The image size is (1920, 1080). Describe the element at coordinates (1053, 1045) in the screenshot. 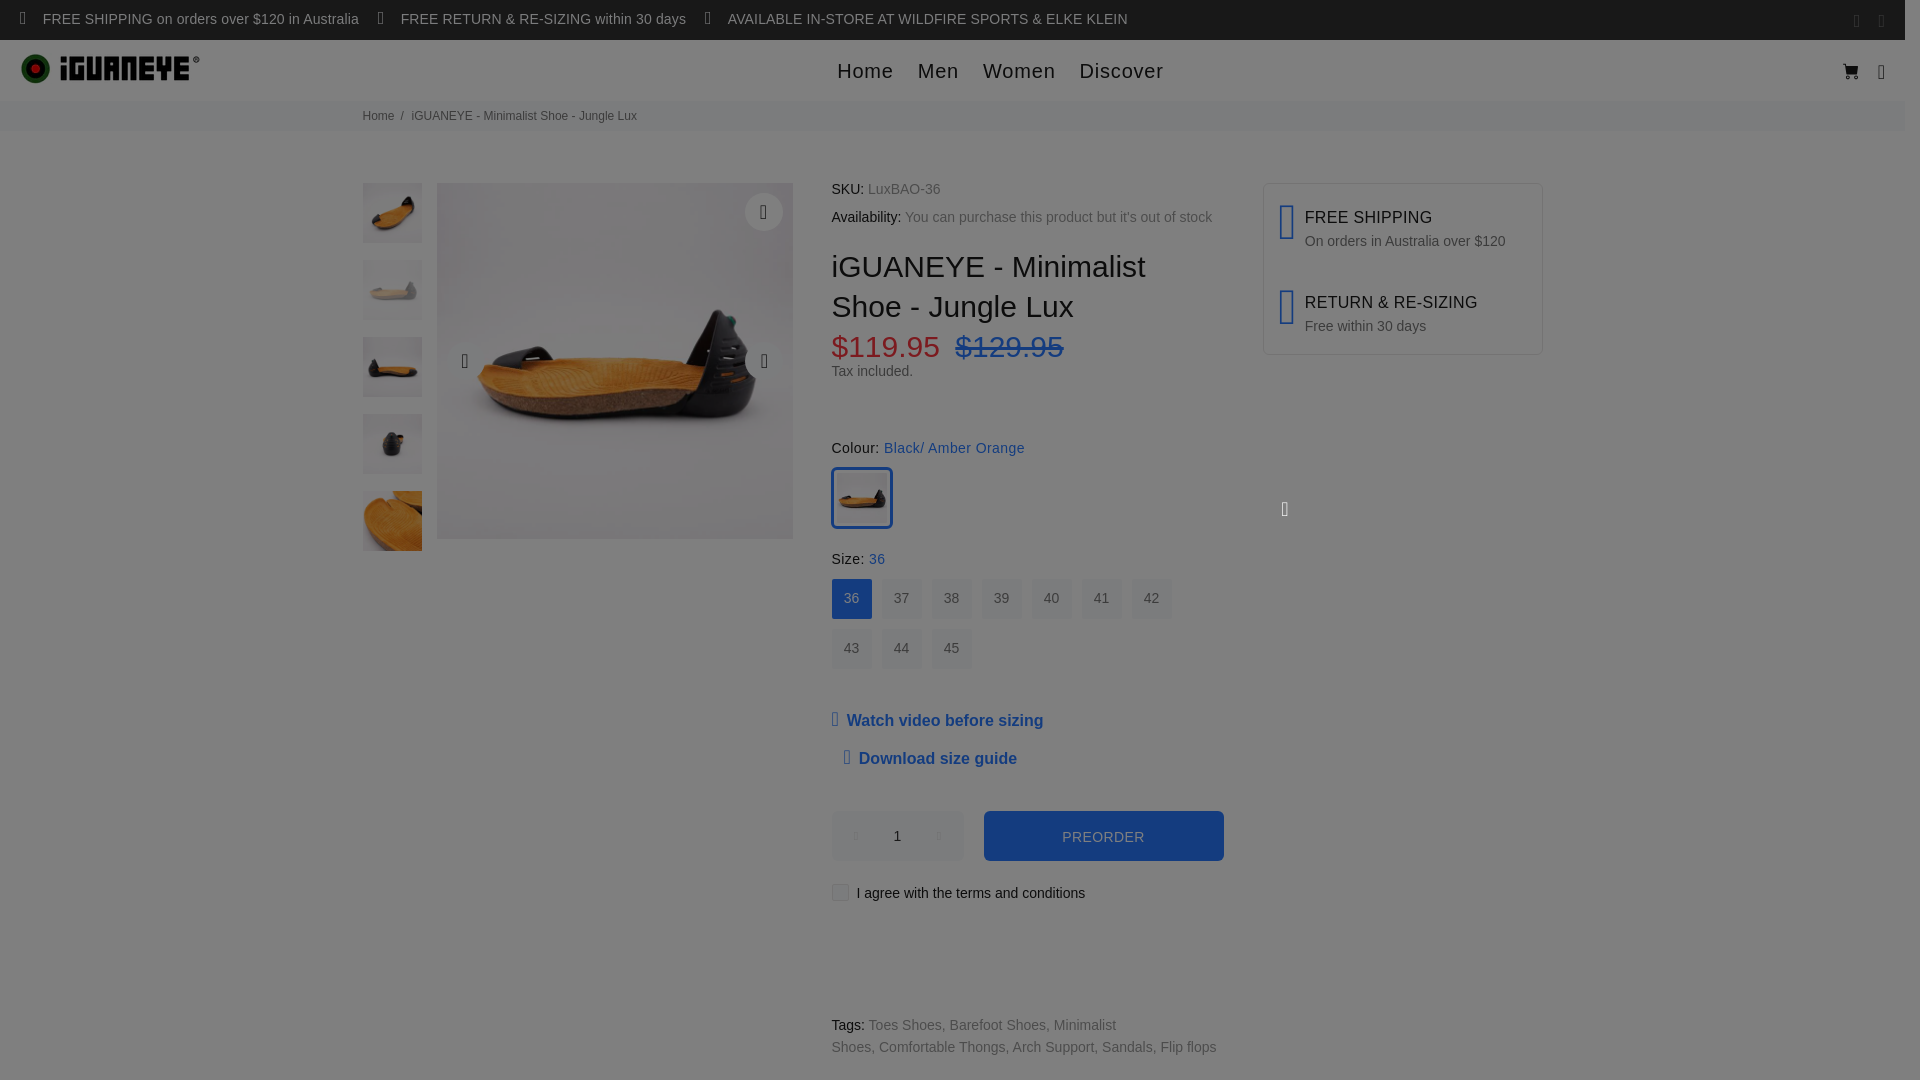

I see `'Arch Support'` at that location.